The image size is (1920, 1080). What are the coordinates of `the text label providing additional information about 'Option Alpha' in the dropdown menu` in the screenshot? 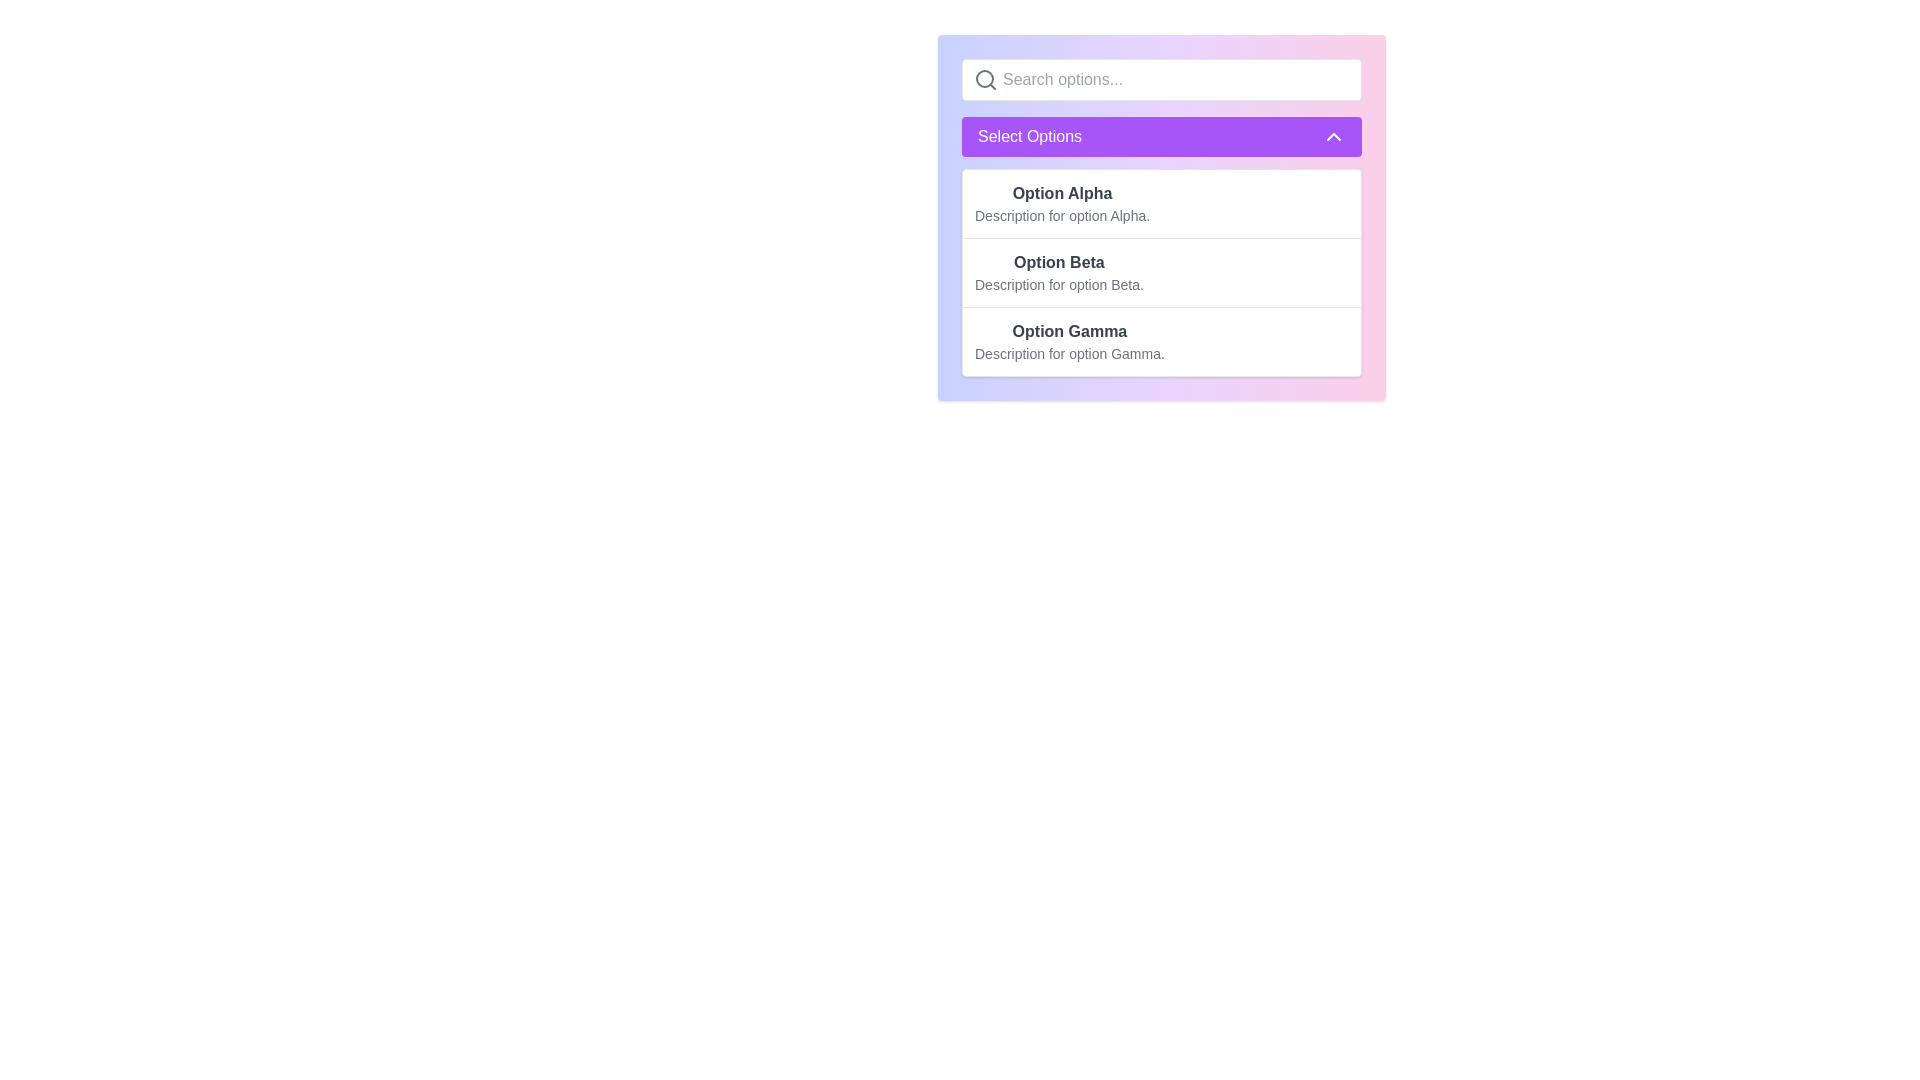 It's located at (1061, 216).